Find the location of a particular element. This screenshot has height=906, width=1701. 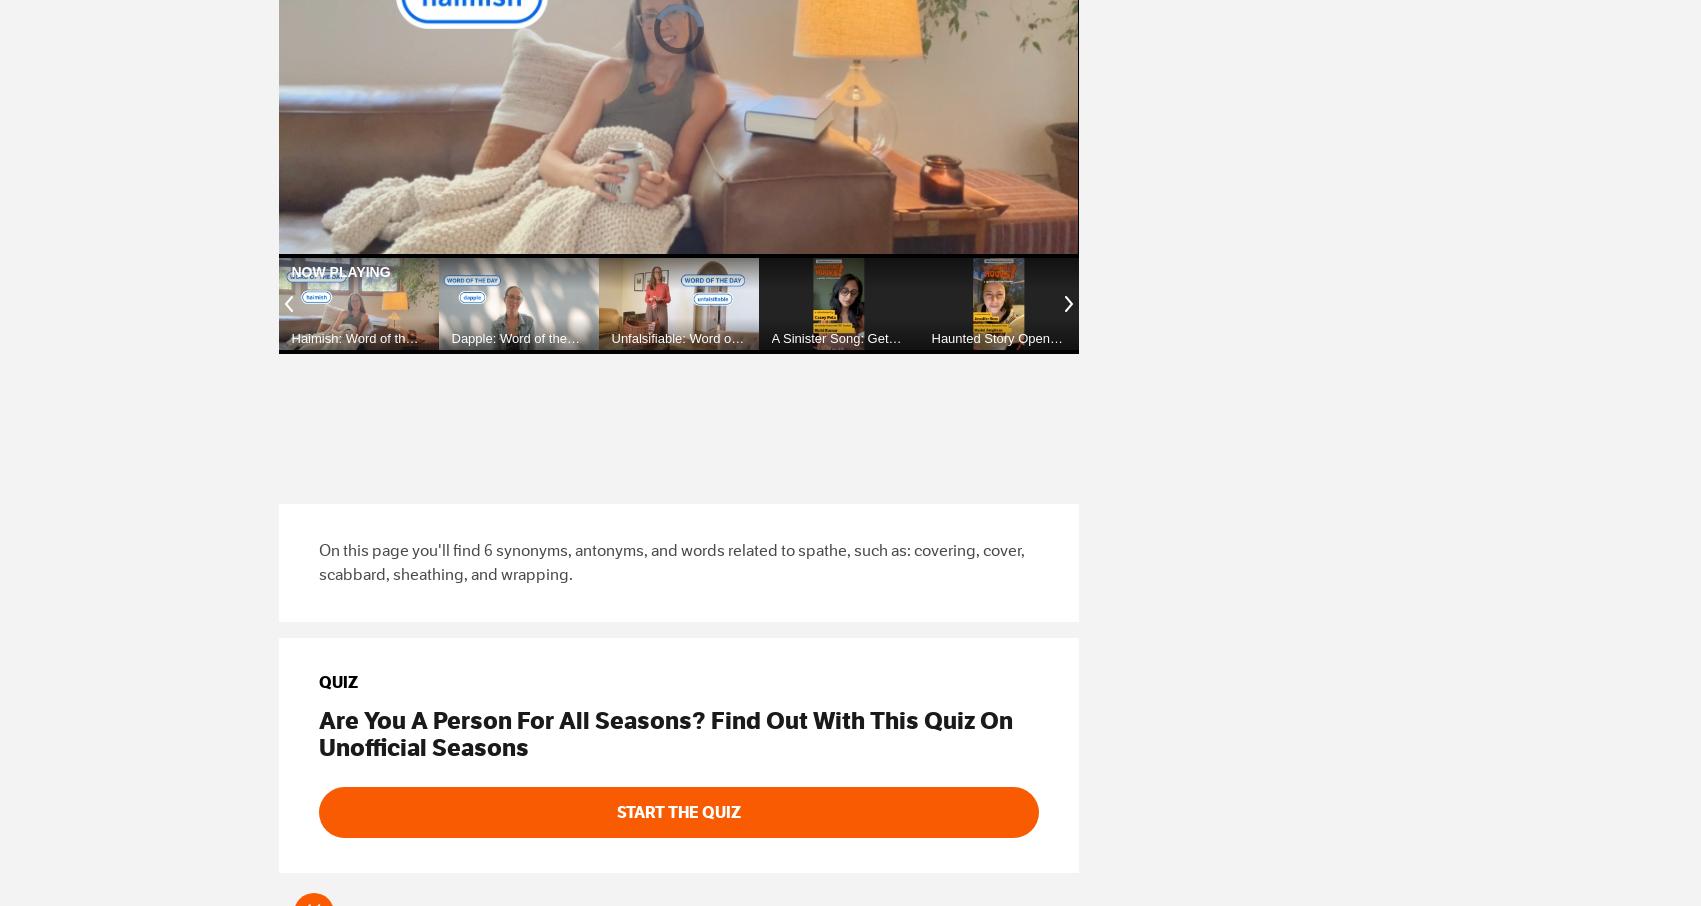

'Unfalsifiable: Word of the Day' is located at coordinates (671, 345).